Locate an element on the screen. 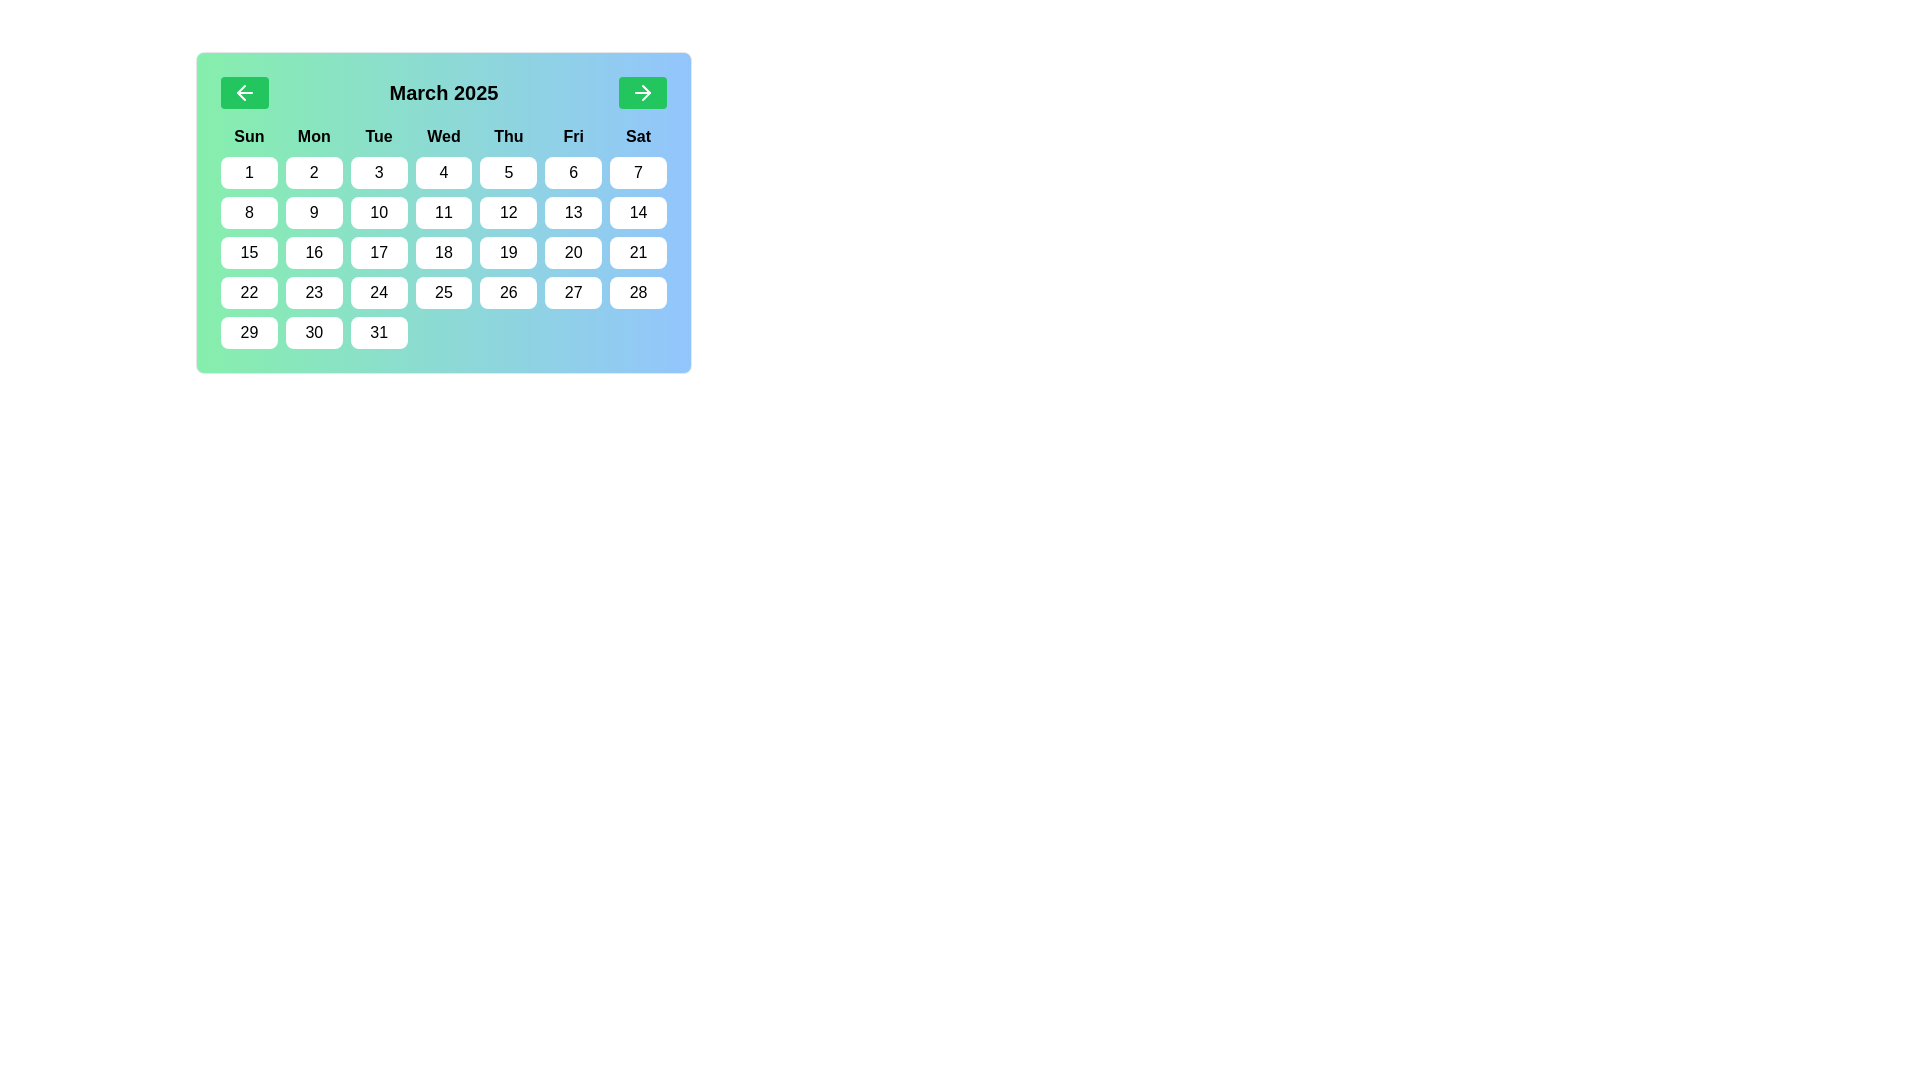 Image resolution: width=1920 pixels, height=1080 pixels. the rounded rectangular button displaying the number '19' in black on a white background, which is the sixth button in the fourth row of the calendar grid corresponding to Friday is located at coordinates (508, 252).